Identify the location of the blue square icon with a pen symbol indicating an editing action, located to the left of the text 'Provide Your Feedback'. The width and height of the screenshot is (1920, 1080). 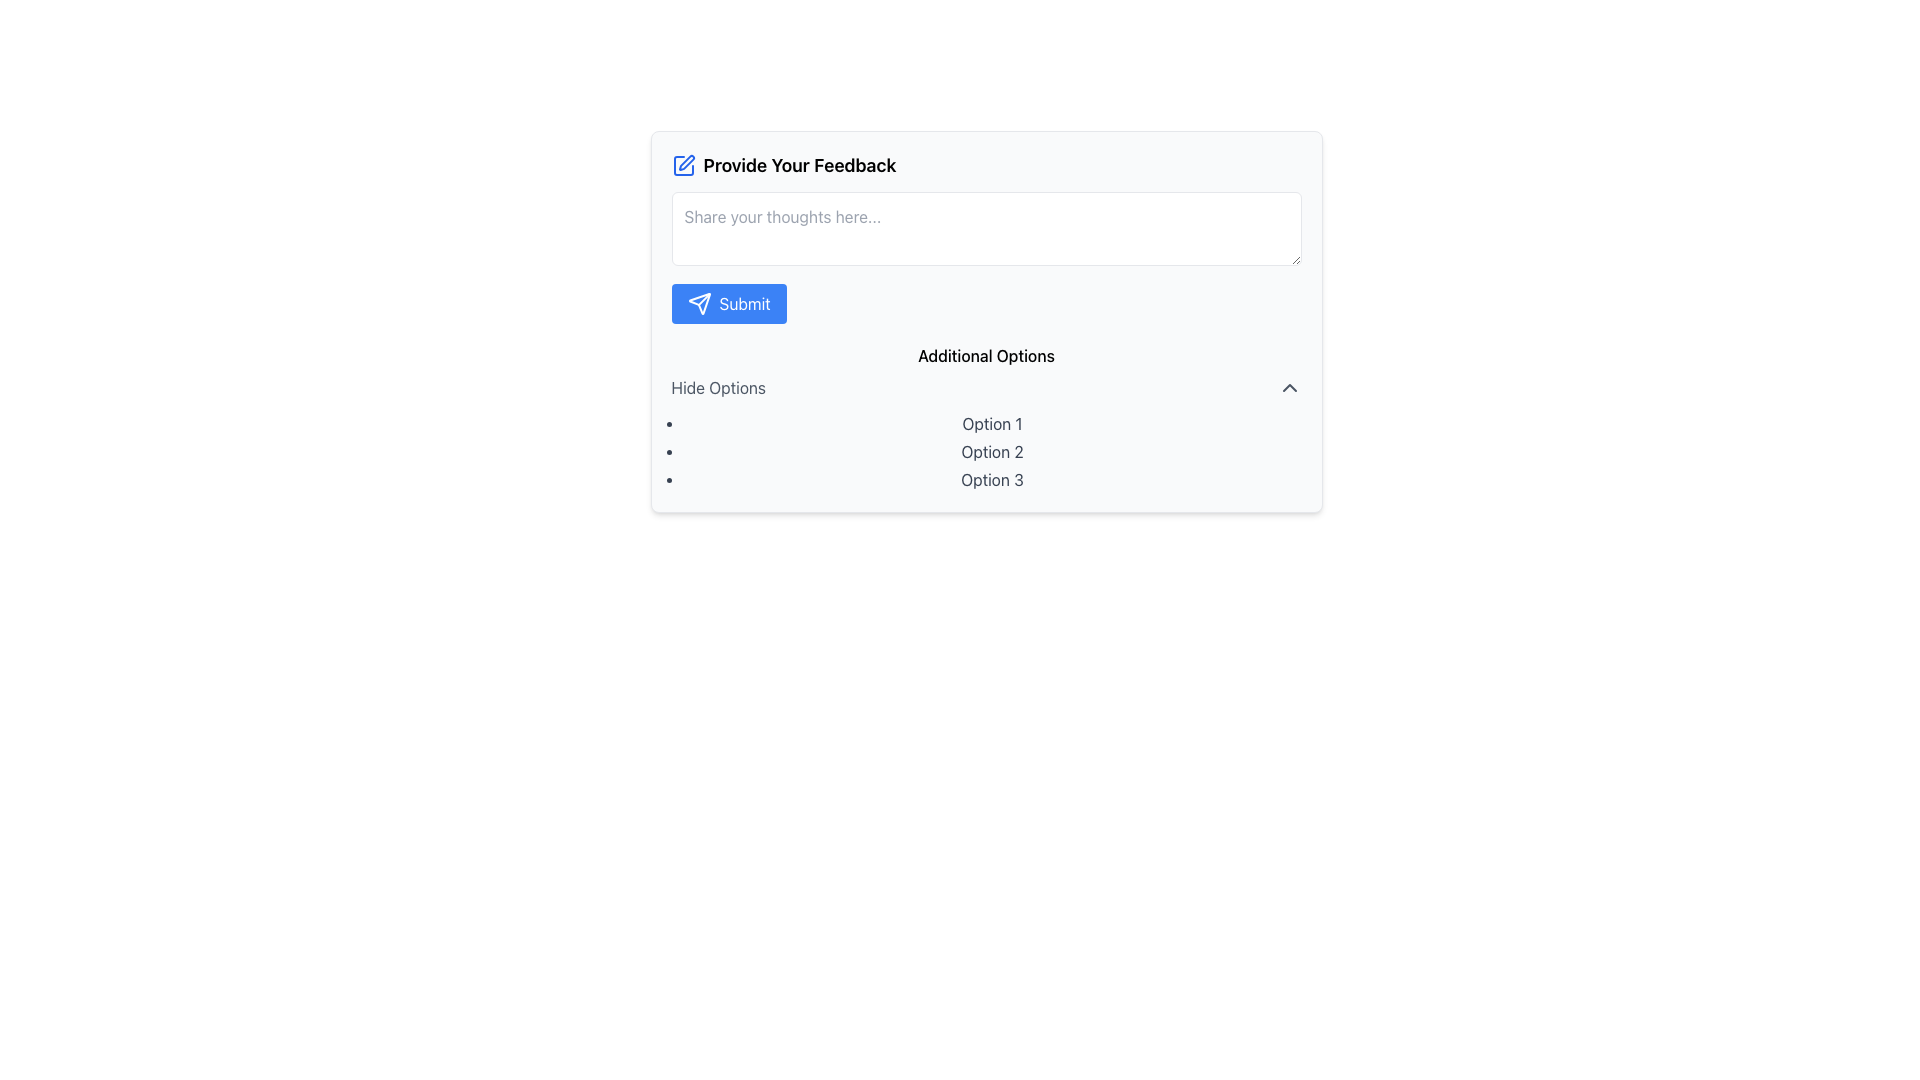
(683, 164).